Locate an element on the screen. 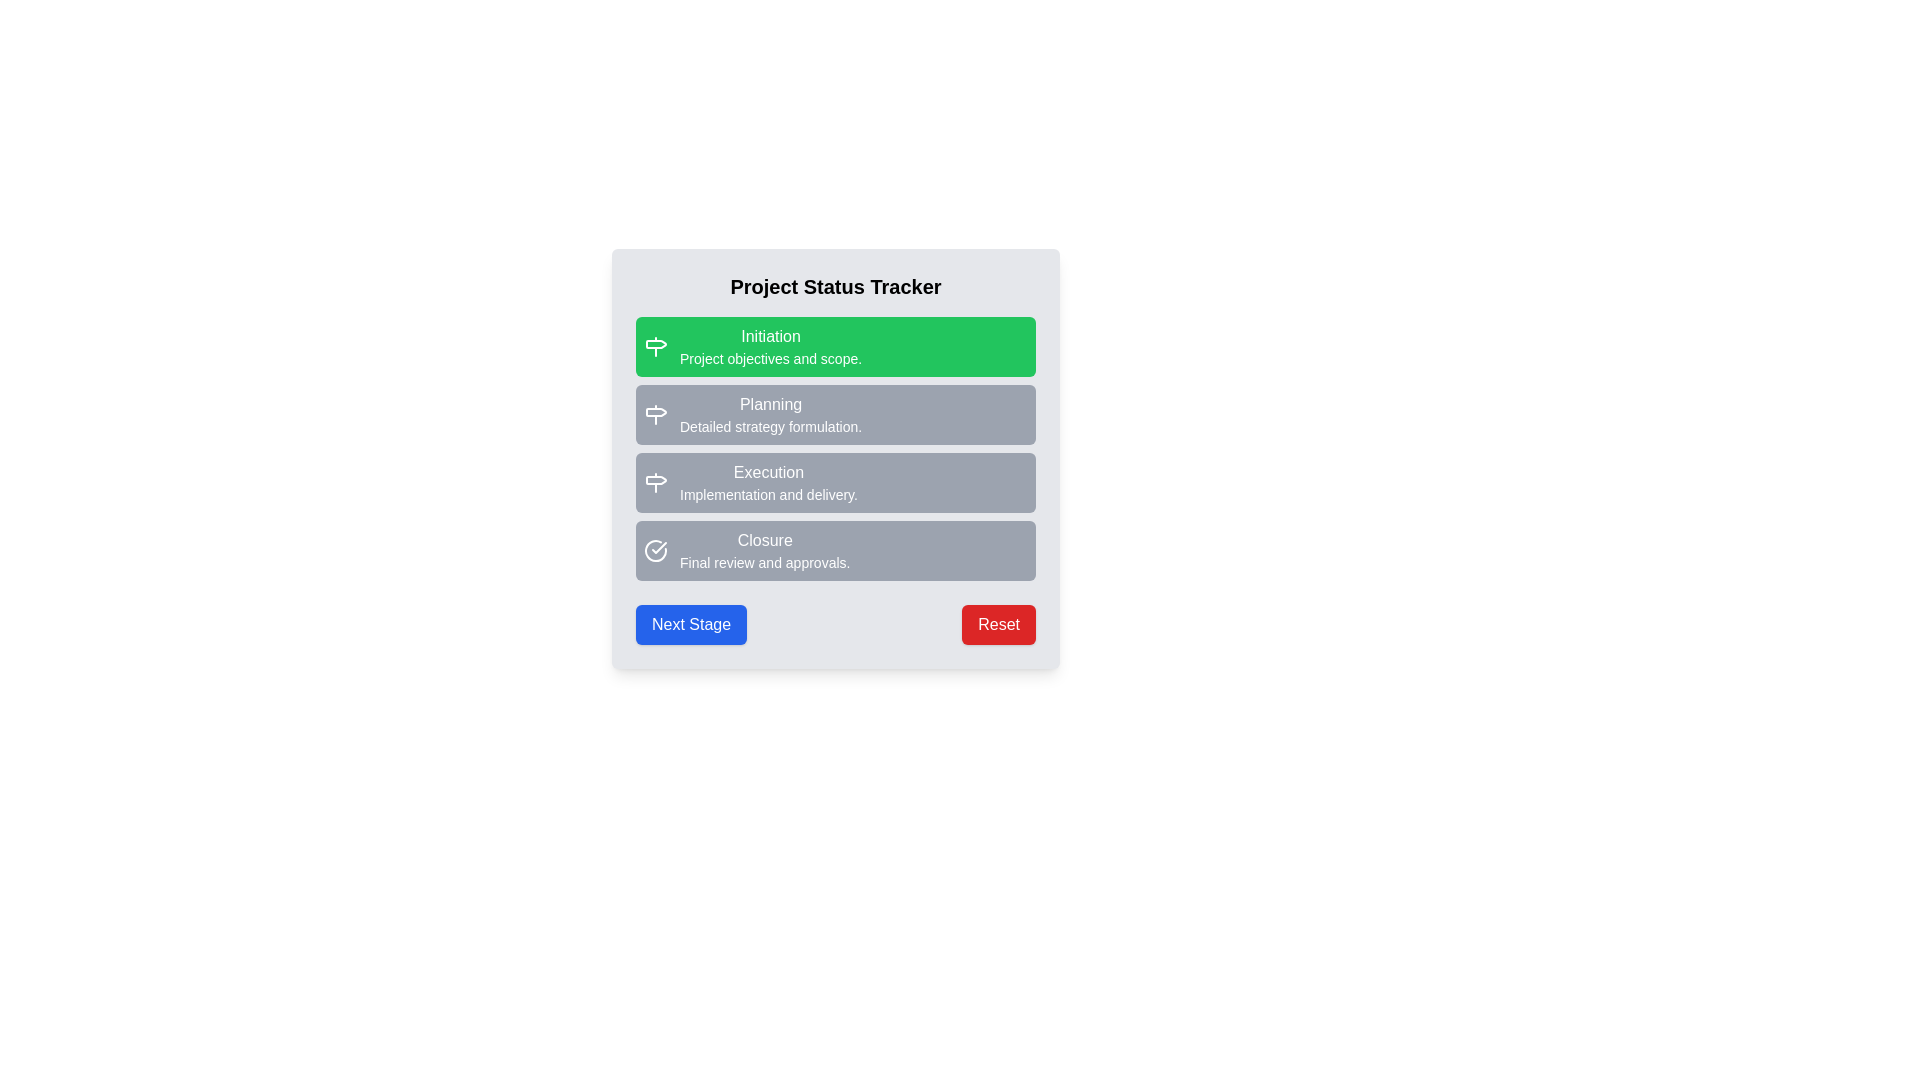 This screenshot has width=1920, height=1080. the text label displaying 'Execution' in bold font, which is part of a vertically stacked list of items in the center of the interface is located at coordinates (767, 482).